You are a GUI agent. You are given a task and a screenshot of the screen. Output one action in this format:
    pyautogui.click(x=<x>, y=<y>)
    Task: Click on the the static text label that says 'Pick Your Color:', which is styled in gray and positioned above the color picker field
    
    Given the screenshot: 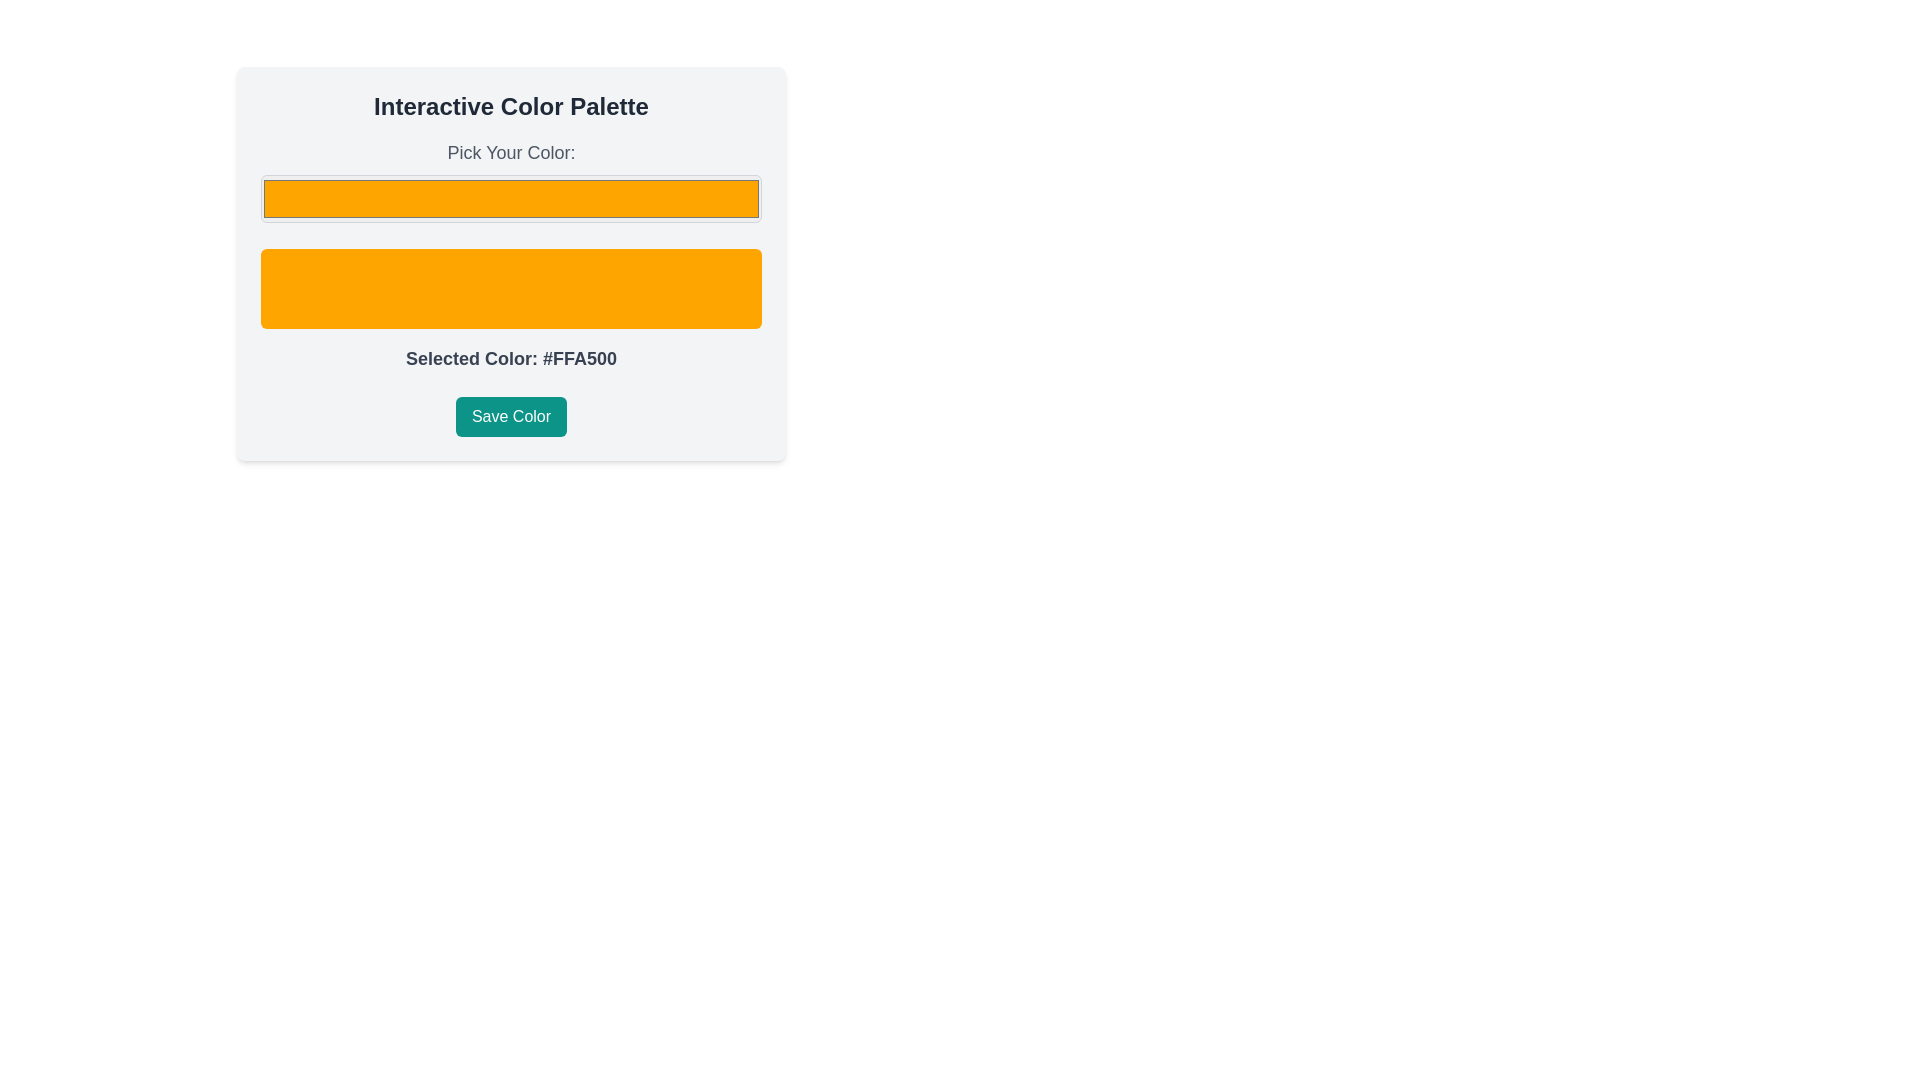 What is the action you would take?
    pyautogui.click(x=511, y=152)
    